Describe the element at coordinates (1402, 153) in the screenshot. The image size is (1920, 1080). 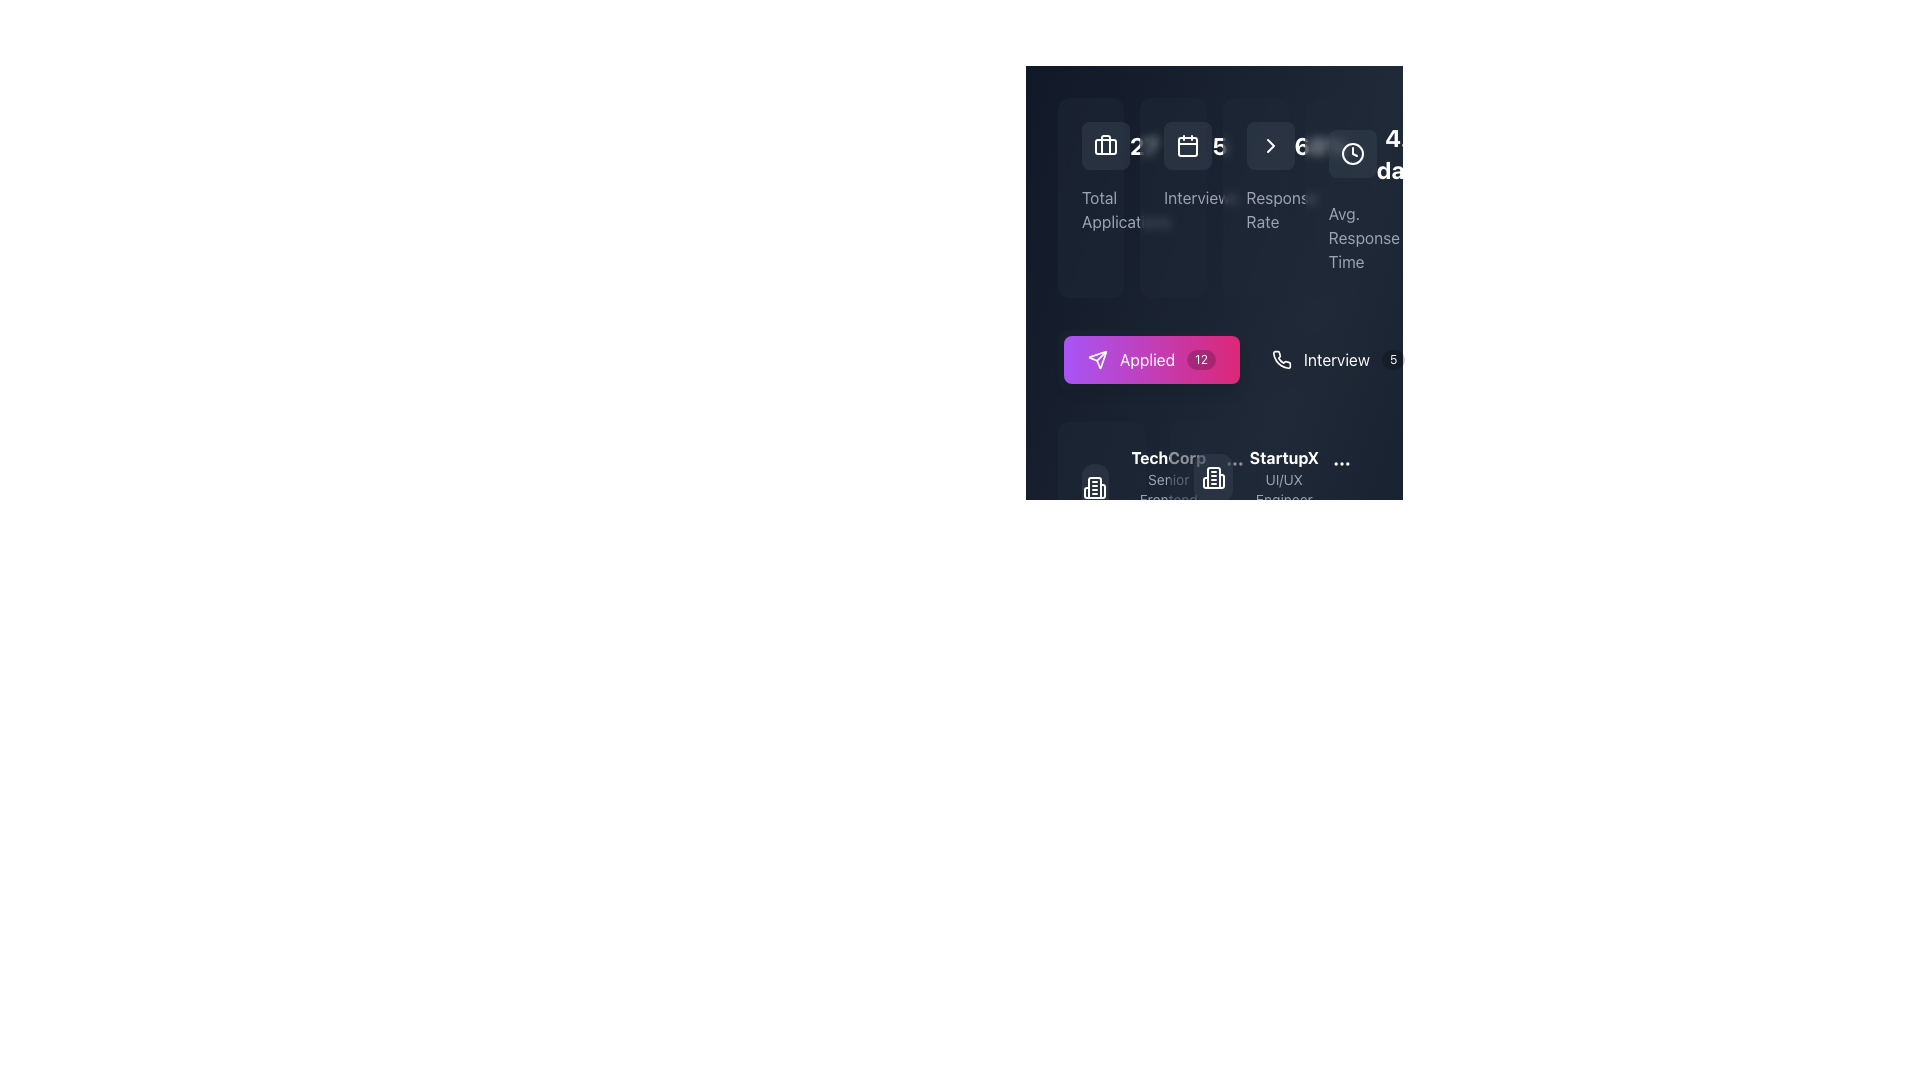
I see `the displayed metric labeled 'Avg. Response Time' located at the top-right corner of the interface, next to a clock symbol and below the text indicating 'Avg. Response Time'` at that location.